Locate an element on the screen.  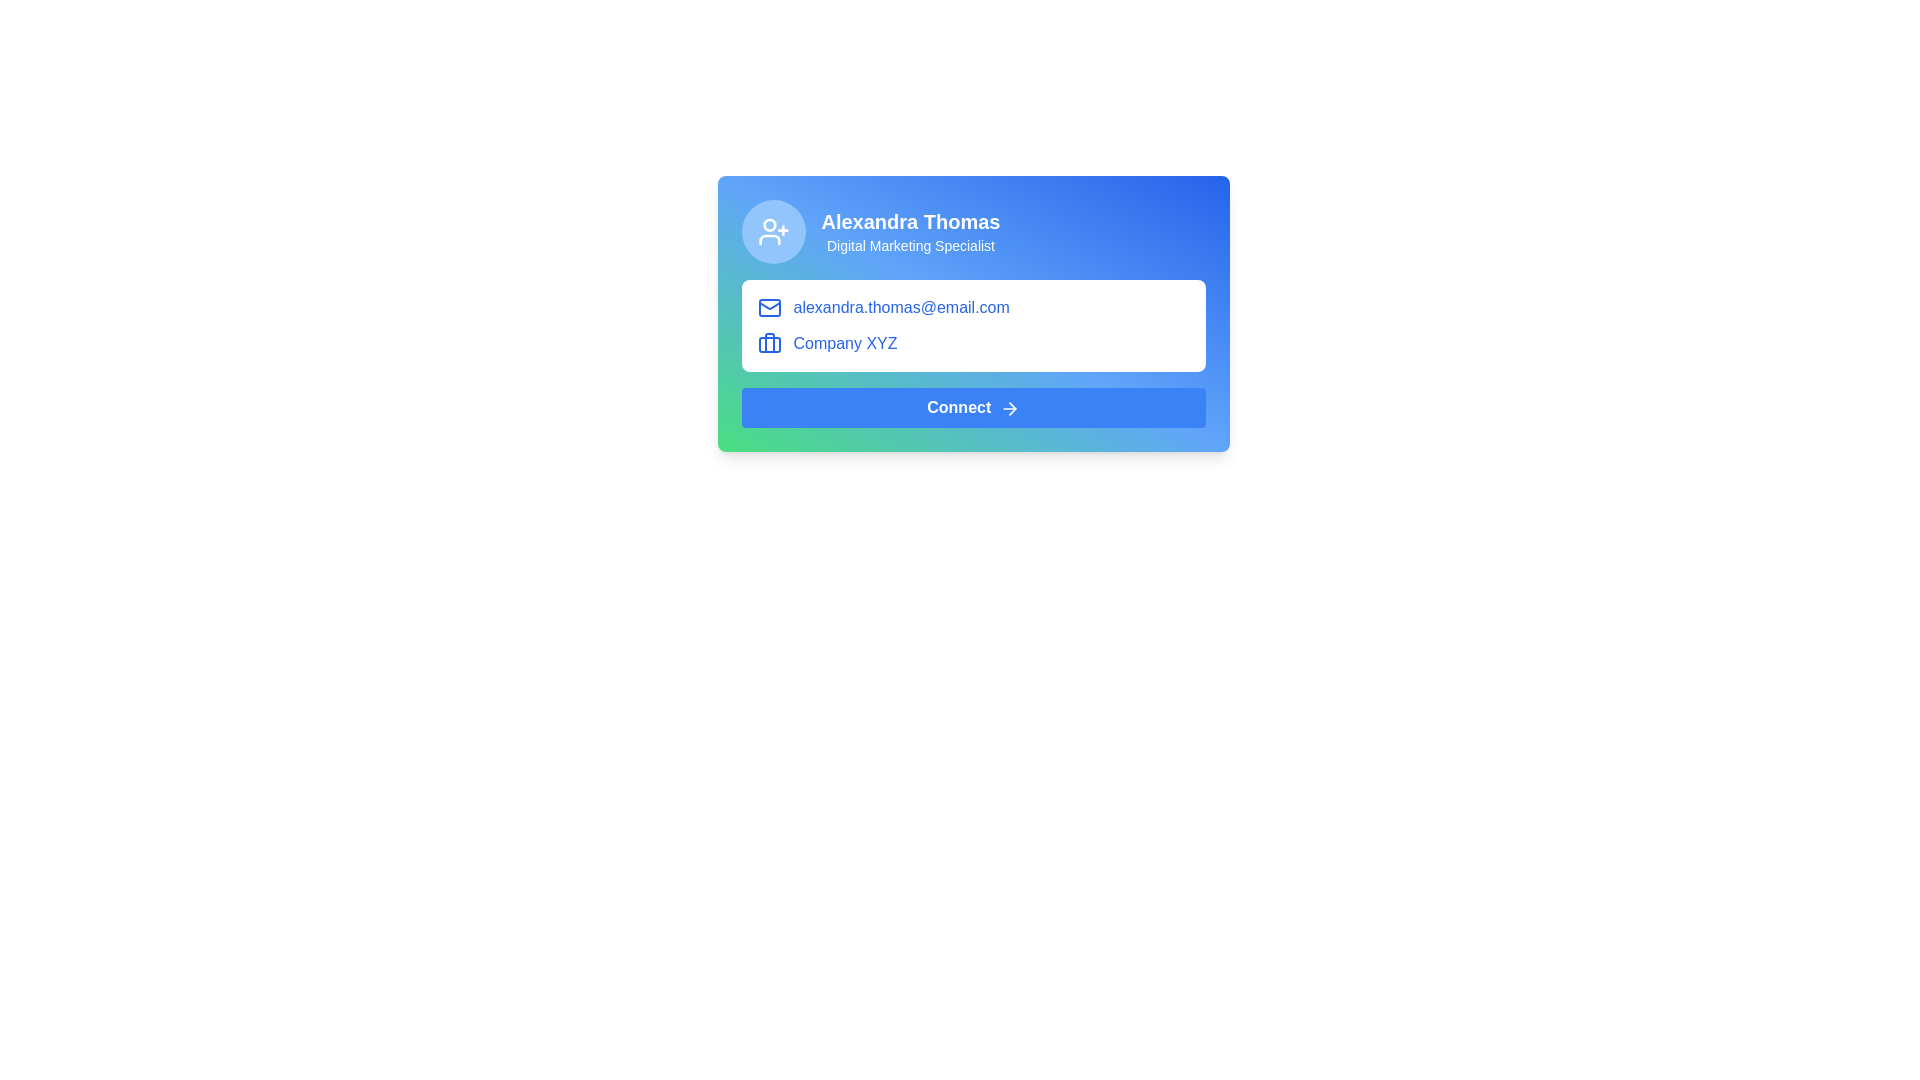
the icon representing the functionality to add 'Alexandra Thomas' to a network or contact list, located in the top-left section of the profile informational card is located at coordinates (772, 230).